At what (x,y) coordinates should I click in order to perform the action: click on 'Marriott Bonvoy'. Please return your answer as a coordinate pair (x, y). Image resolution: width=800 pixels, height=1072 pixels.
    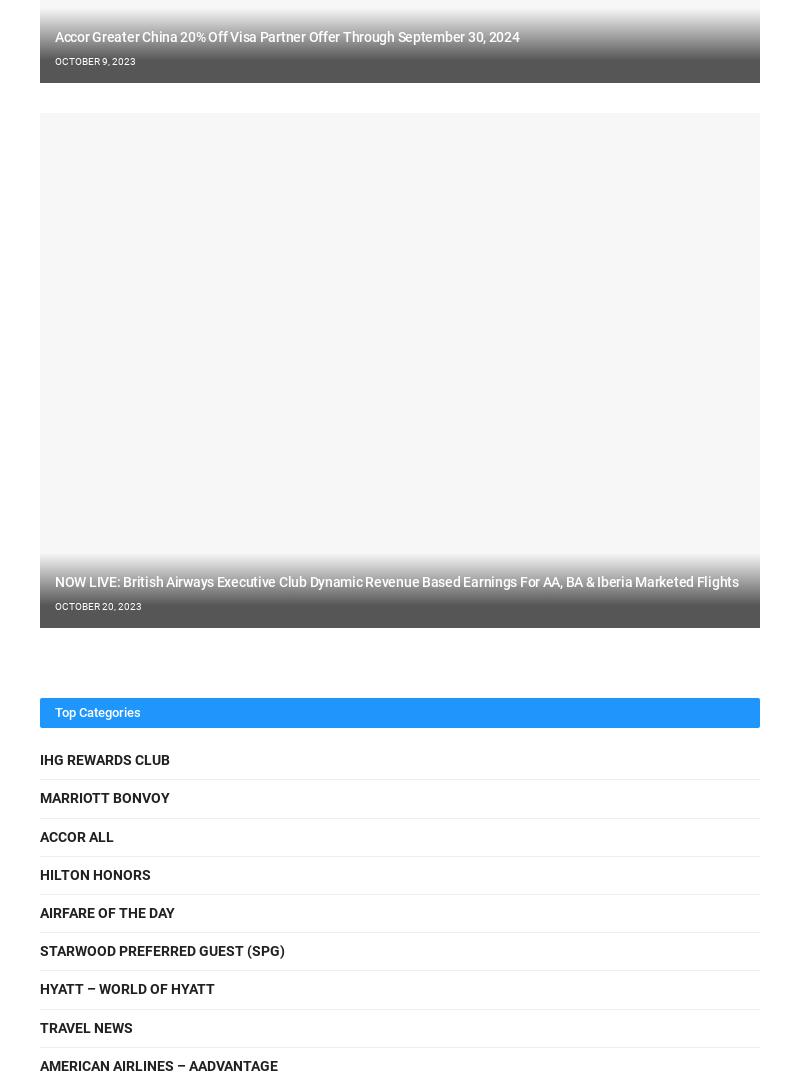
    Looking at the image, I should click on (104, 797).